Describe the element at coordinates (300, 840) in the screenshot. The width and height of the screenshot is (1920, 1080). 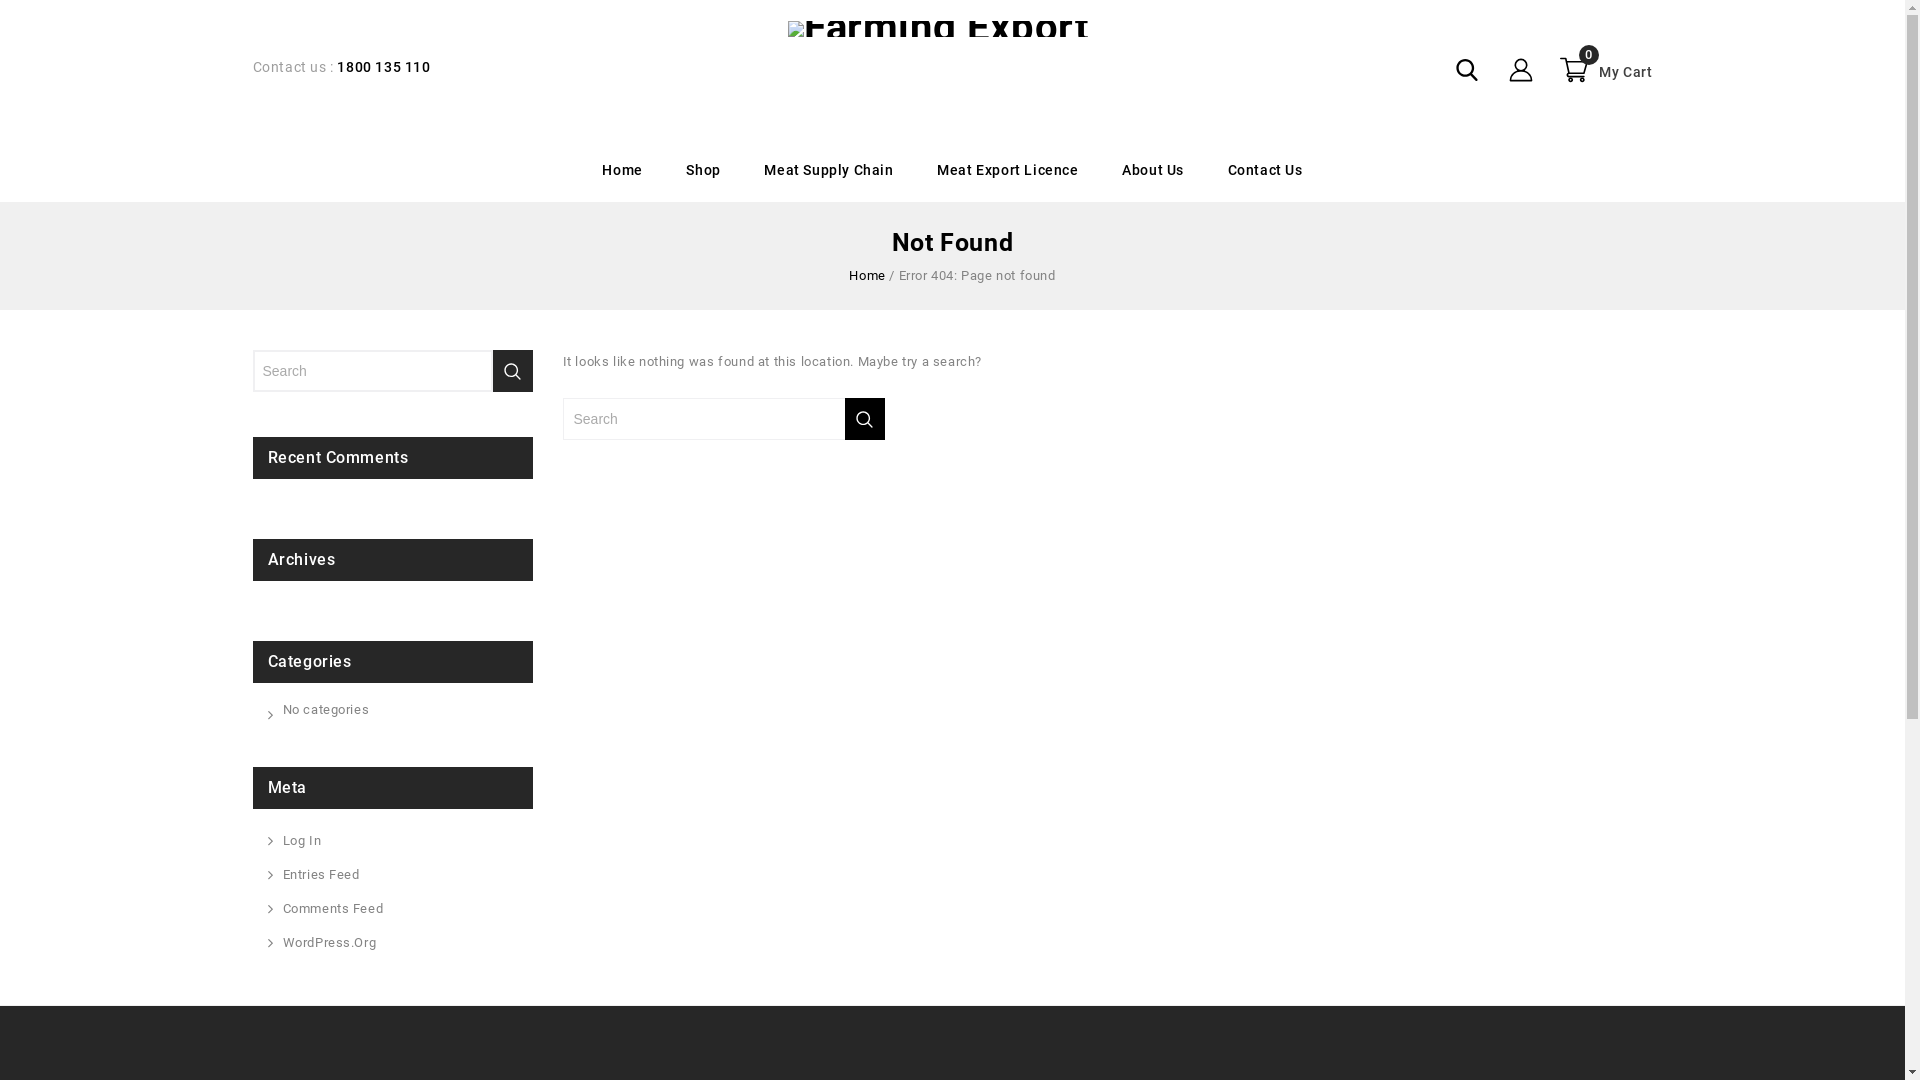
I see `'Log In'` at that location.